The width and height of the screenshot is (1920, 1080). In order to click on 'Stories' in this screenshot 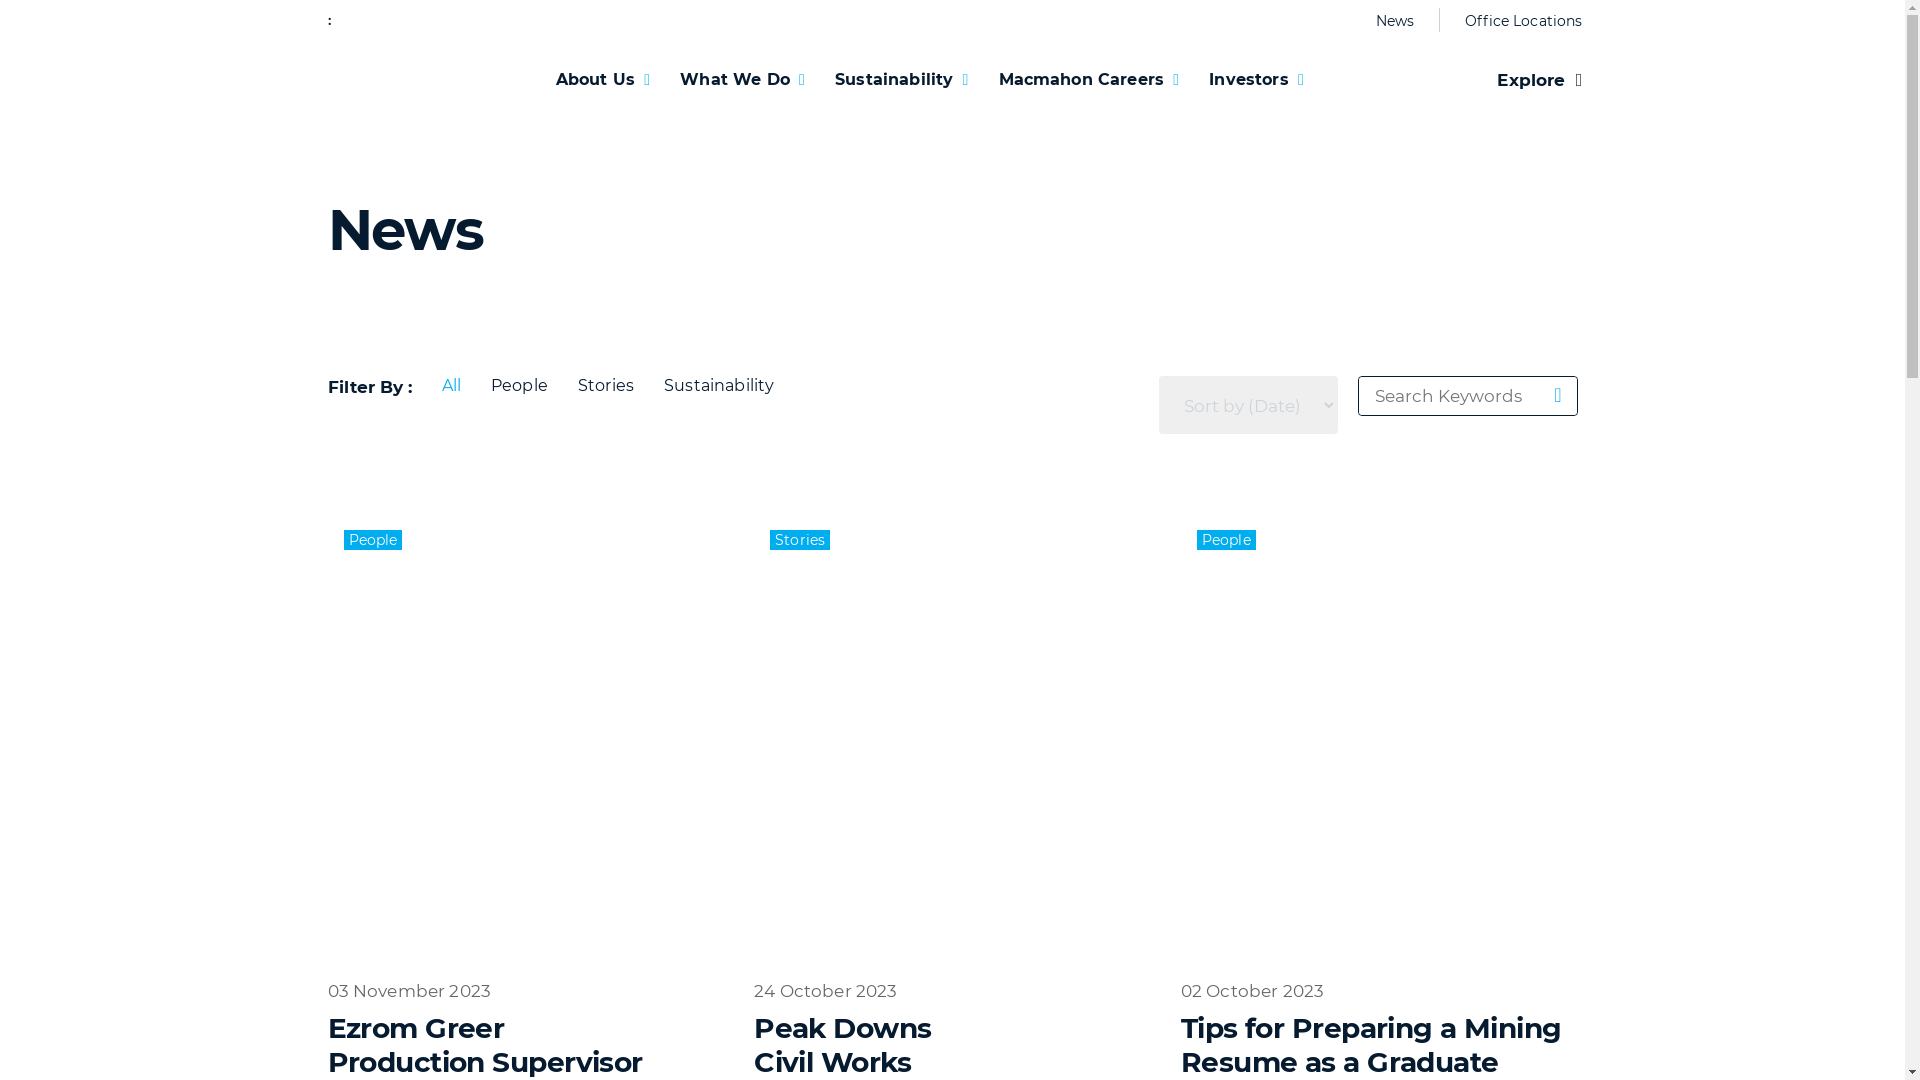, I will do `click(604, 385)`.